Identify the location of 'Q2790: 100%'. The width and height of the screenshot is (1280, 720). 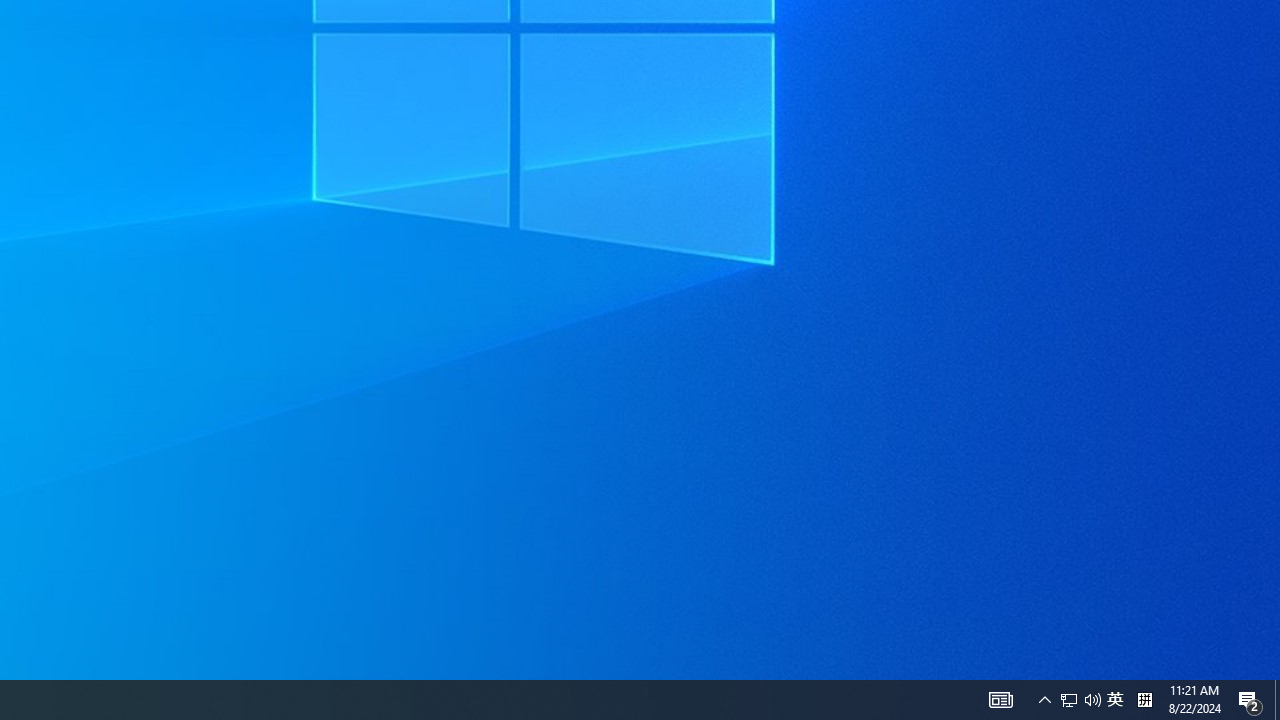
(1092, 698).